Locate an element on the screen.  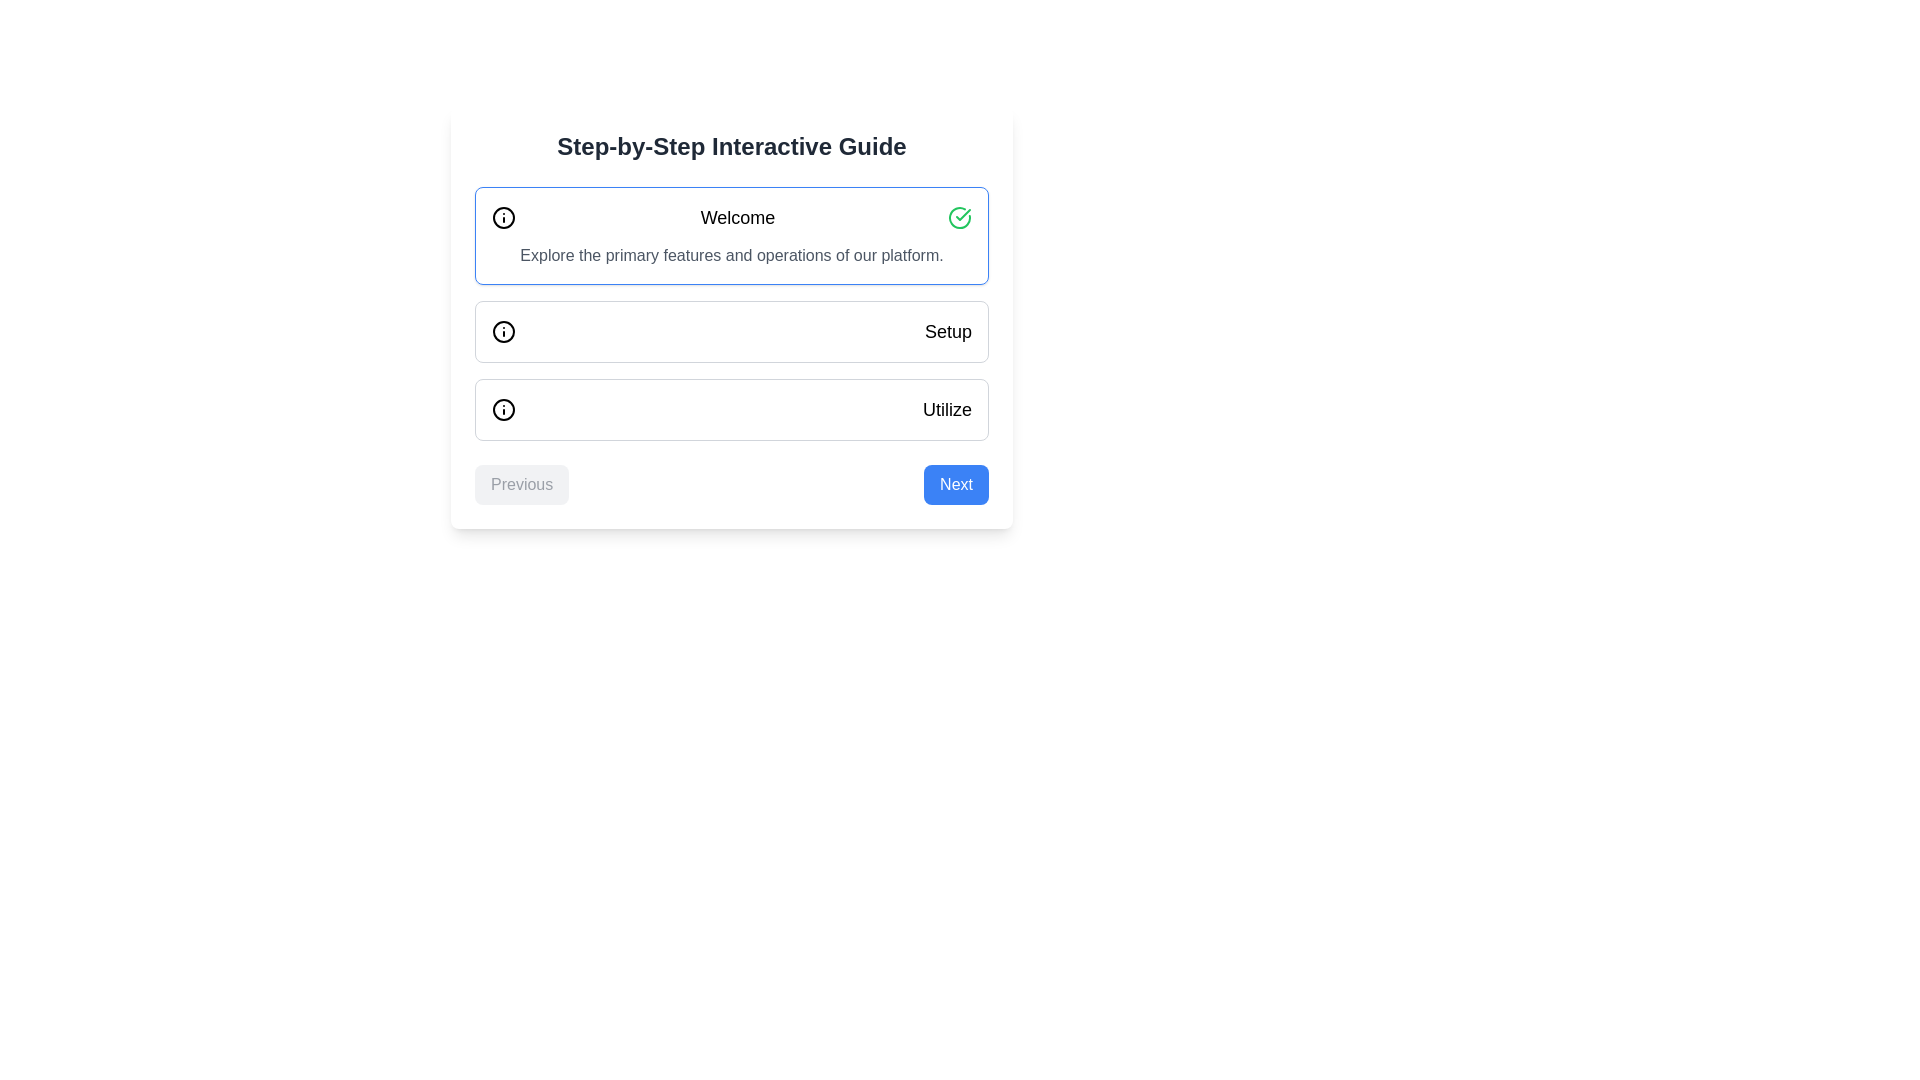
the welcoming message Text label that guides the user through the interface, located at the top of a bordered box in the central part of the interface is located at coordinates (730, 218).